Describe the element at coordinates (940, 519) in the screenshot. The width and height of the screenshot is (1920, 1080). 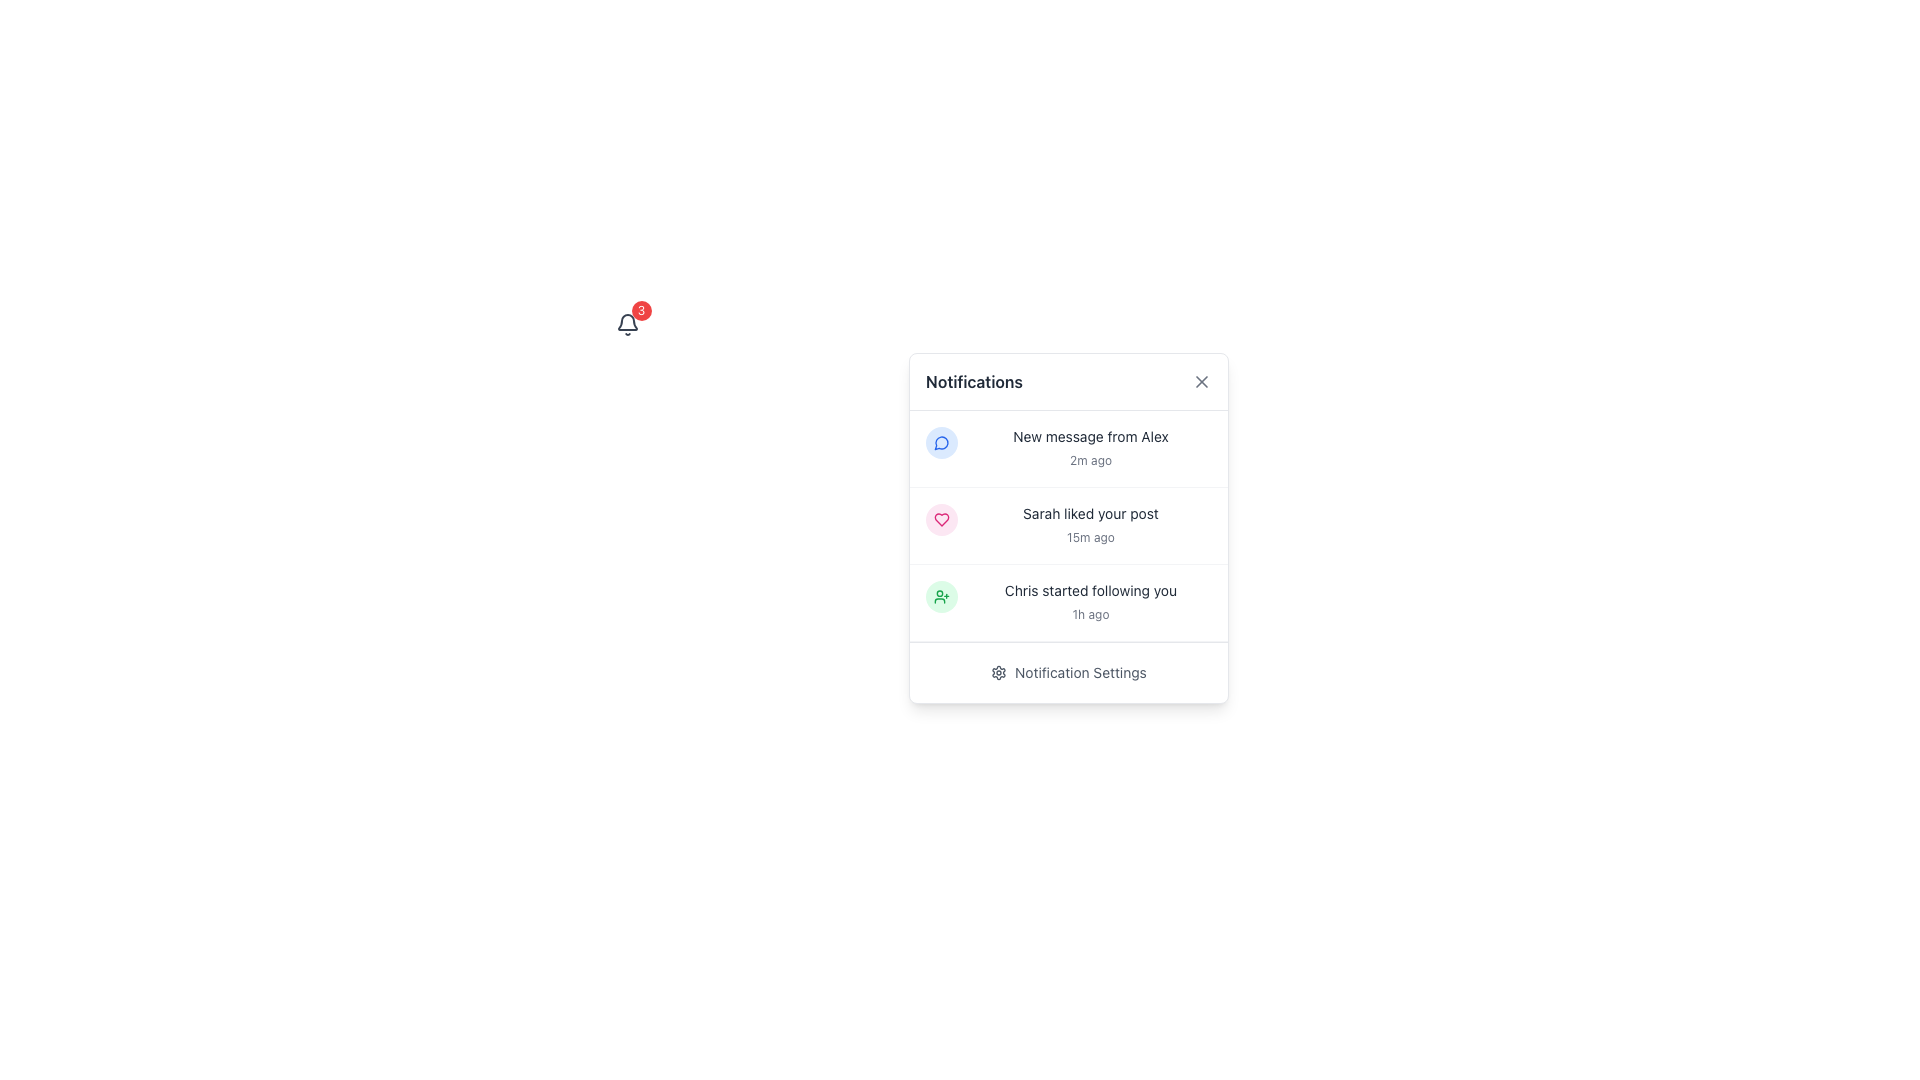
I see `the 'like' icon which represents a notification for Sarah's engagement, located to the left of the text 'Sarah liked your post'` at that location.